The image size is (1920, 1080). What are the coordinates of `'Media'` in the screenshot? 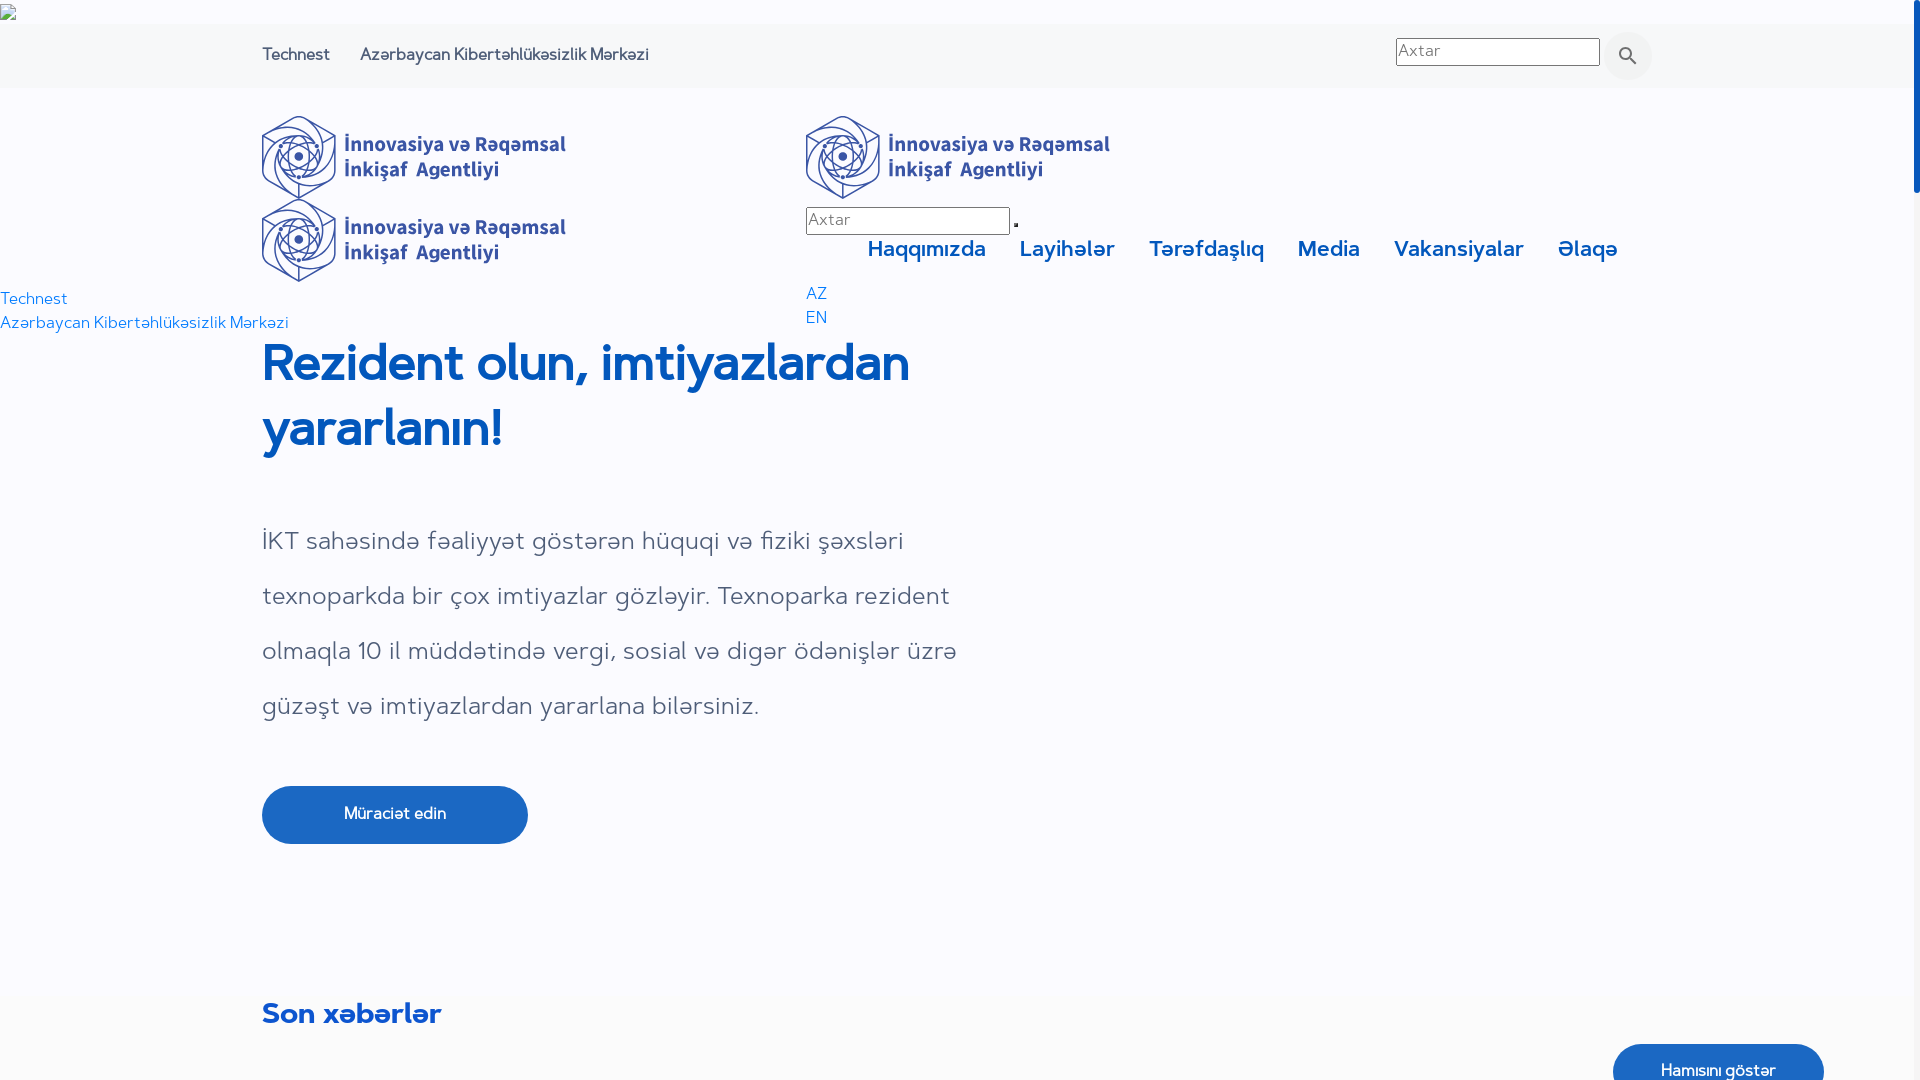 It's located at (1329, 249).